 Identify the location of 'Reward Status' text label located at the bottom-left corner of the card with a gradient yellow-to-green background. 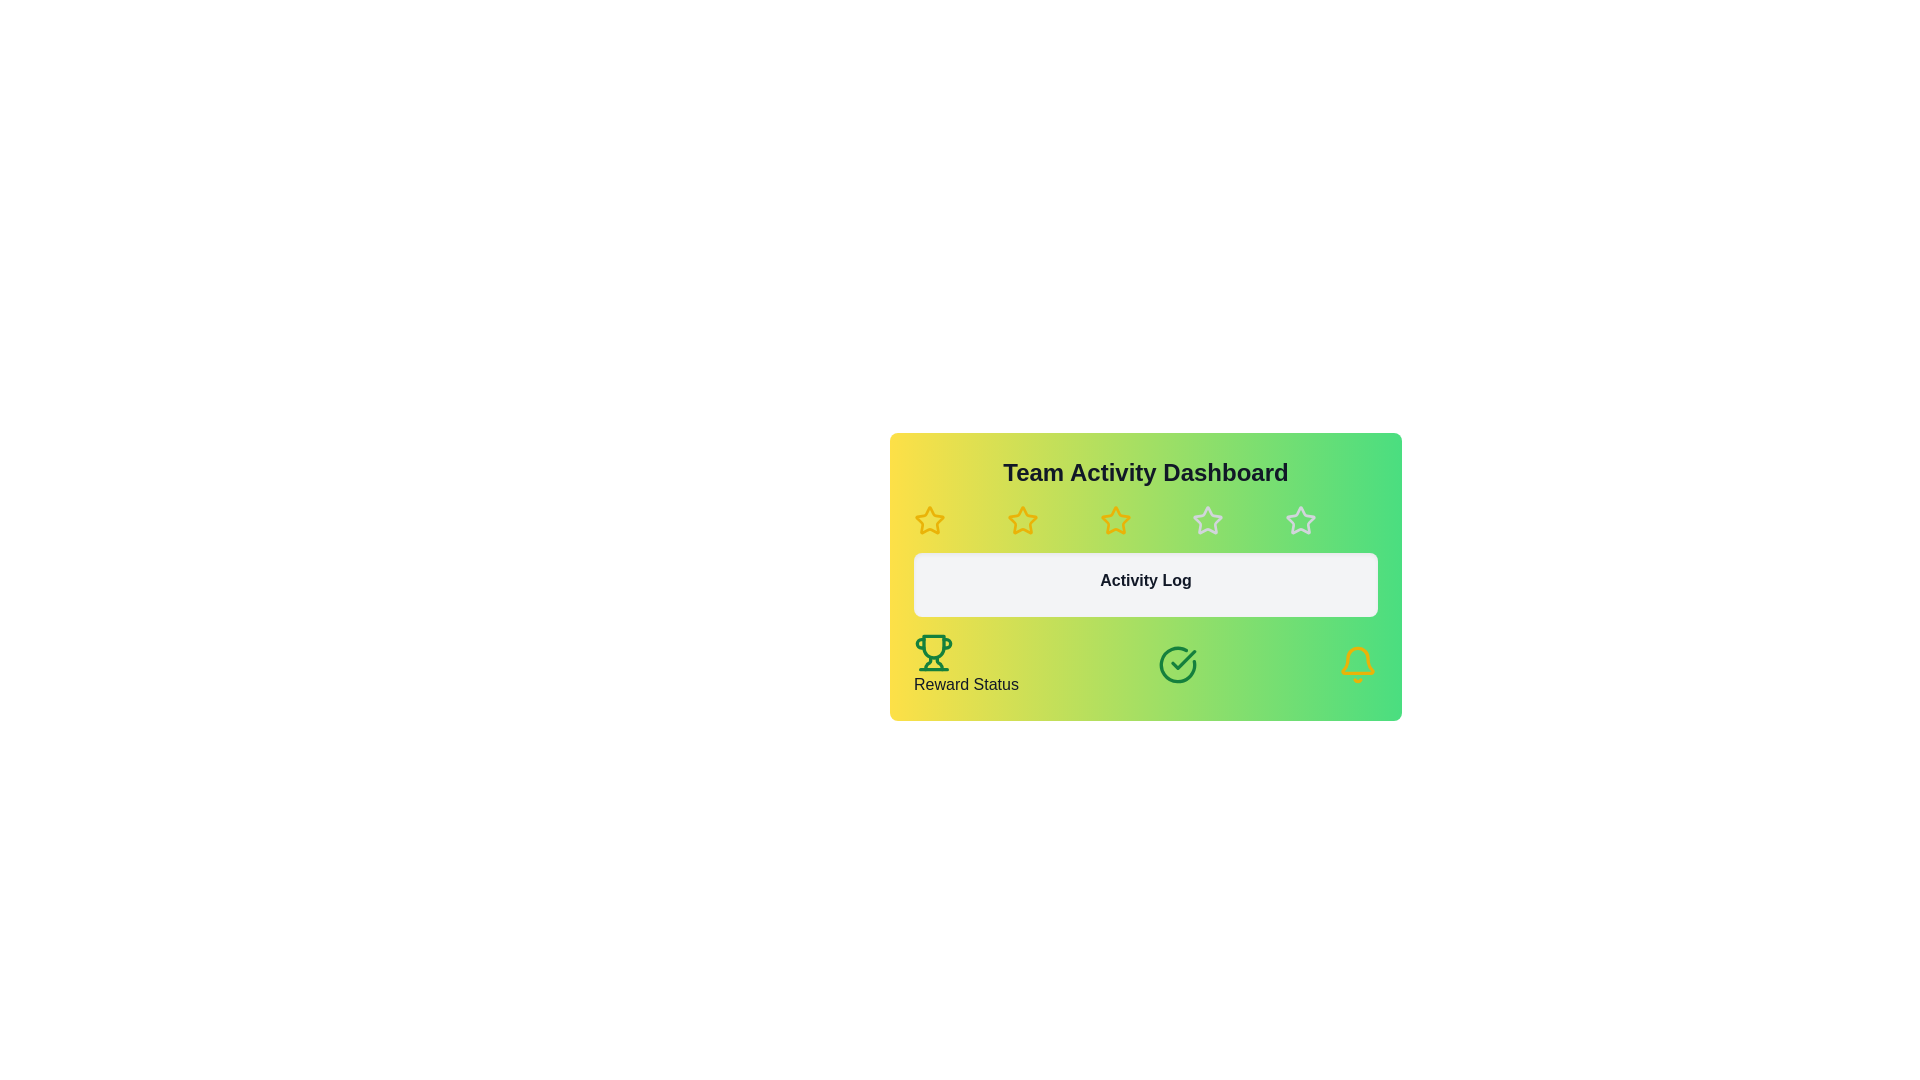
(966, 684).